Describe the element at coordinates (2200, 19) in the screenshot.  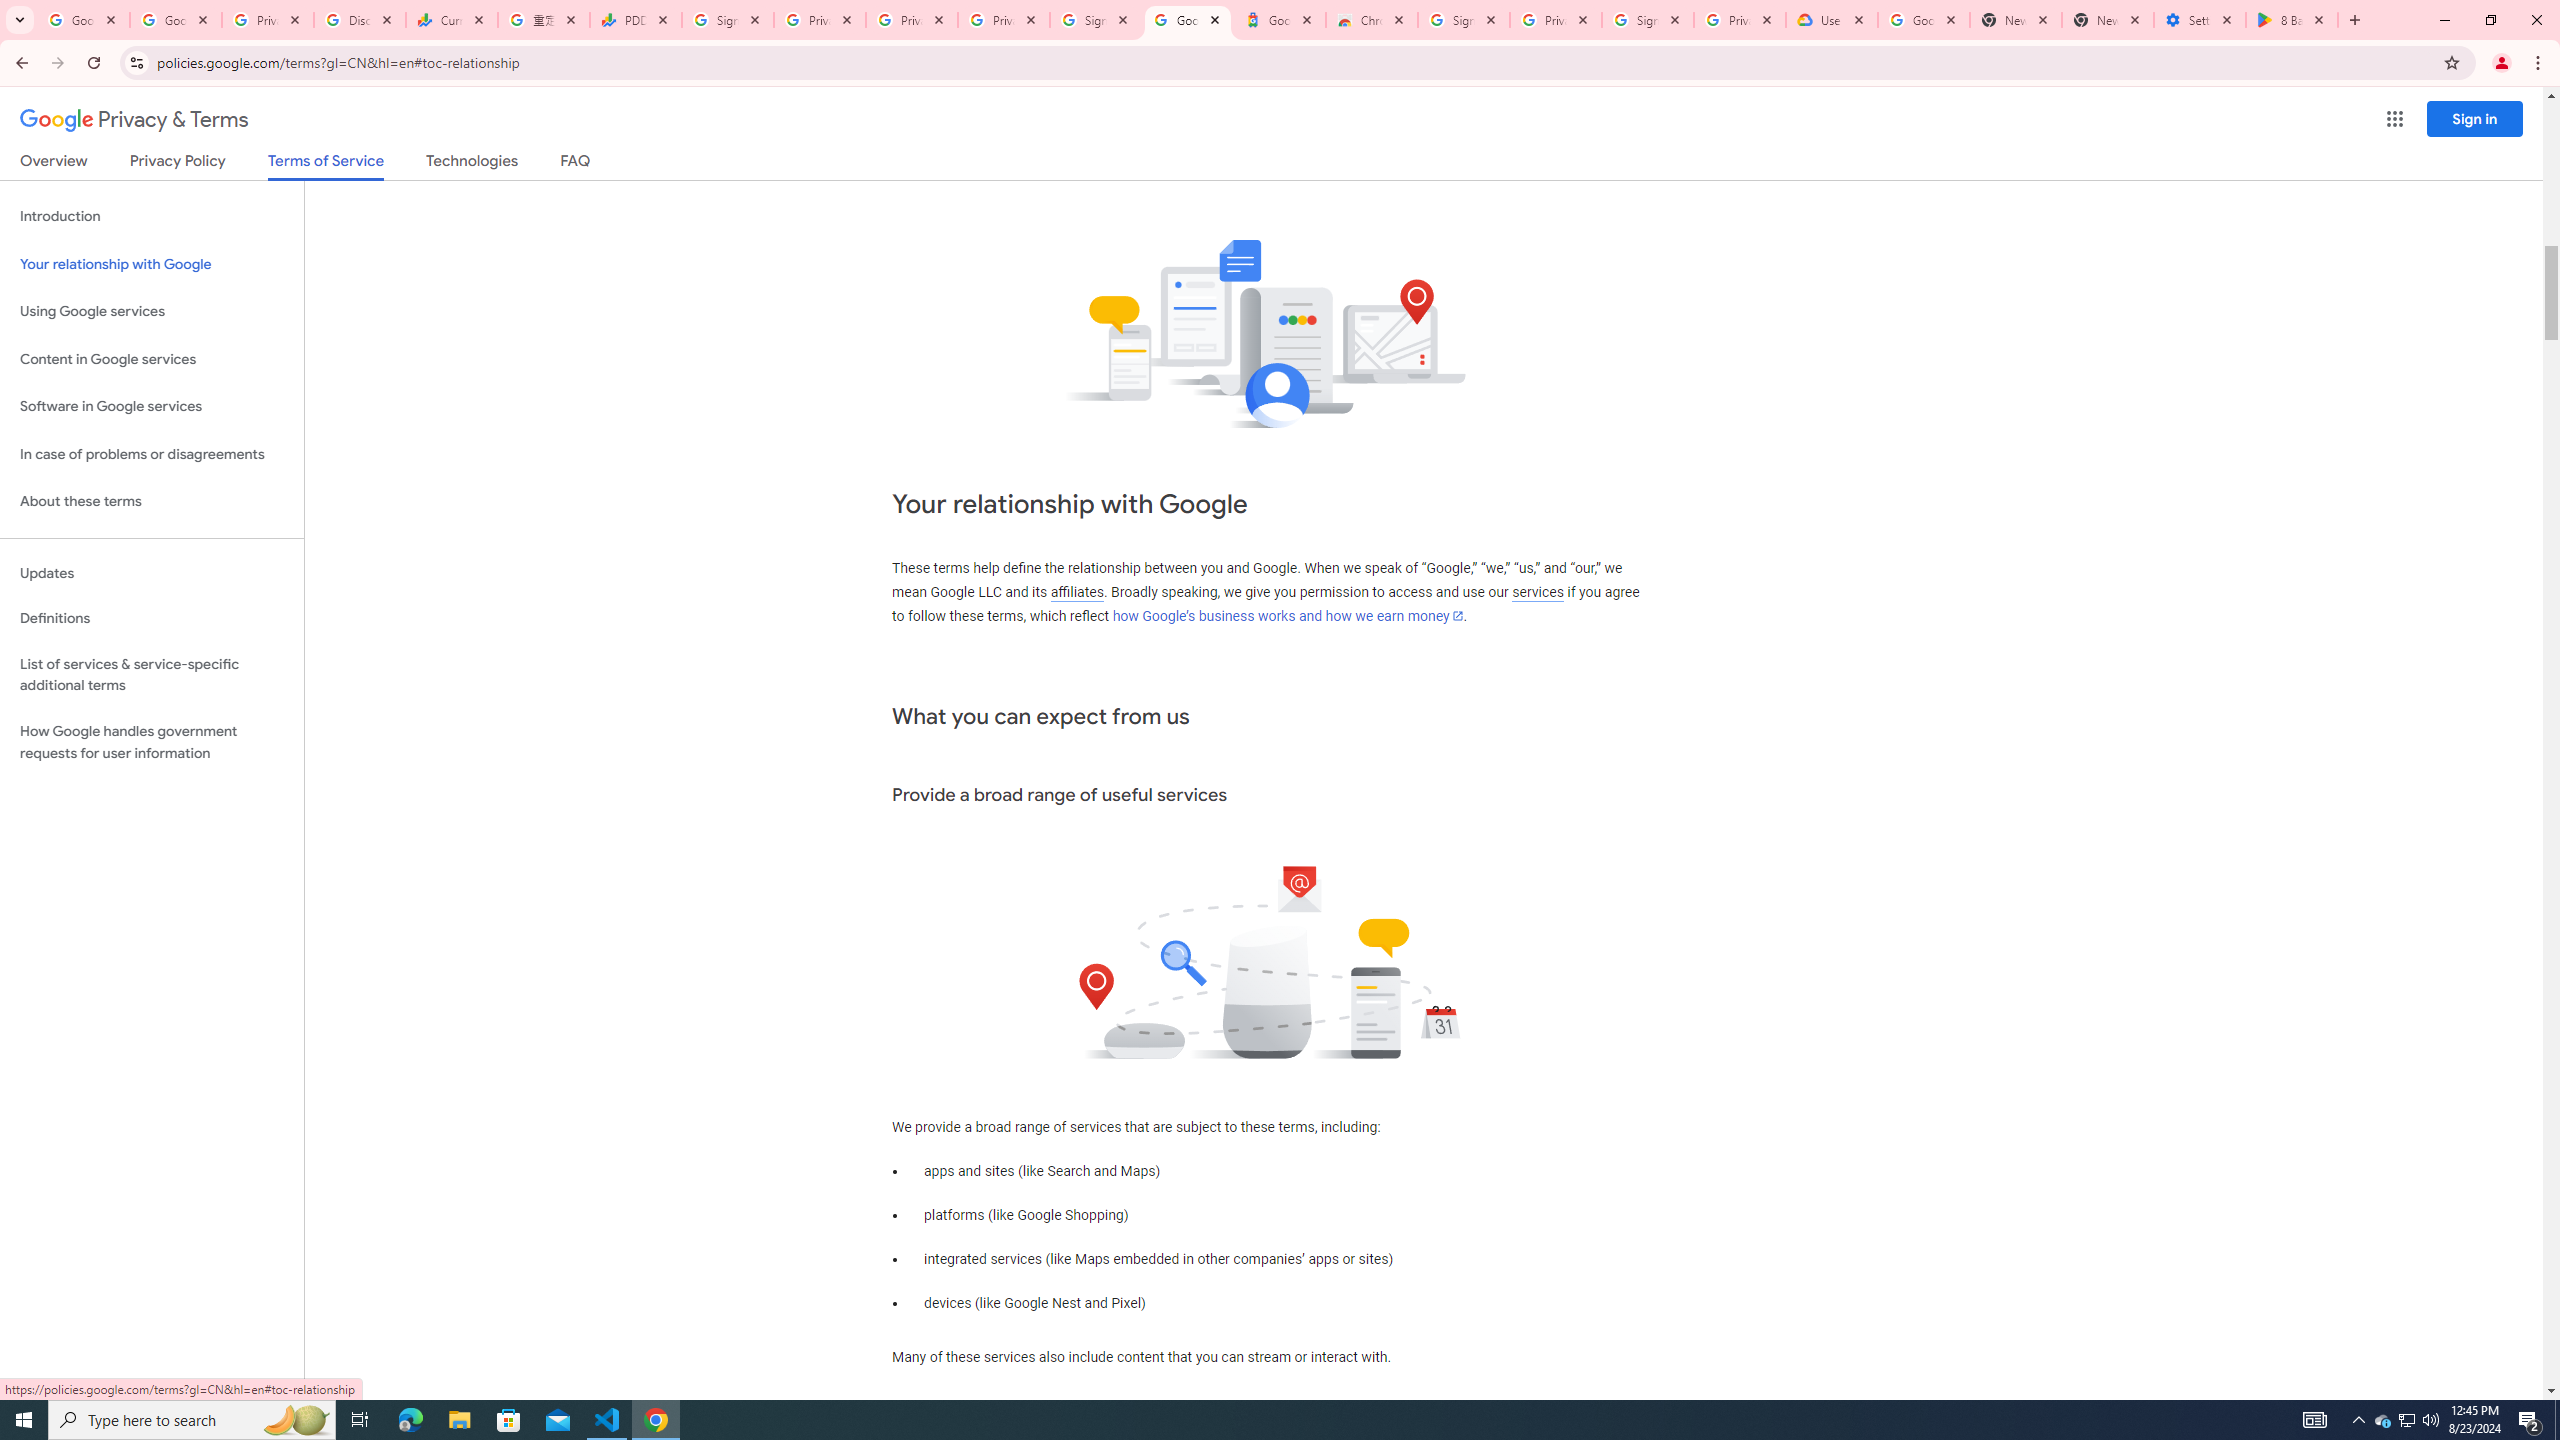
I see `'Settings - System'` at that location.